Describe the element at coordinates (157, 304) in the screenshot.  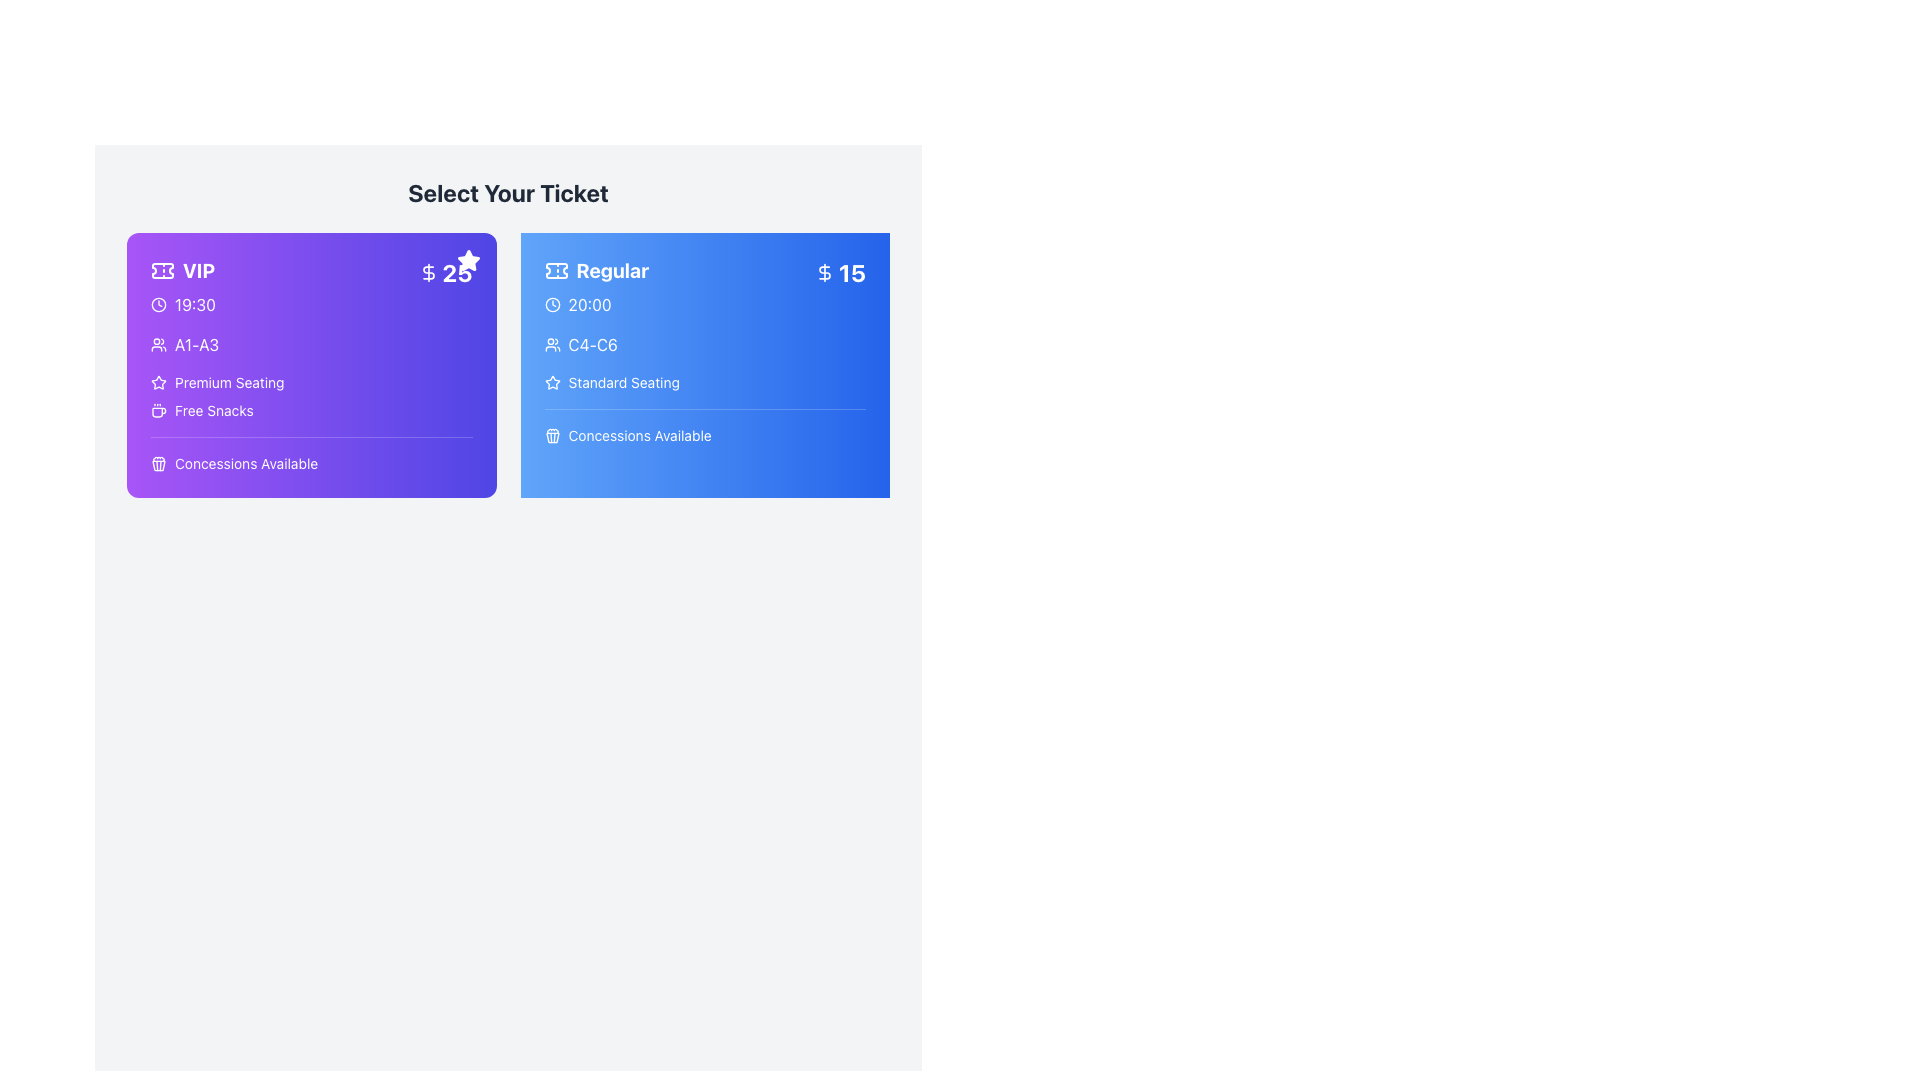
I see `the circular clock icon located in the top-left section of the 'VIP' ticket card, which is positioned closely to the '19:30' text` at that location.